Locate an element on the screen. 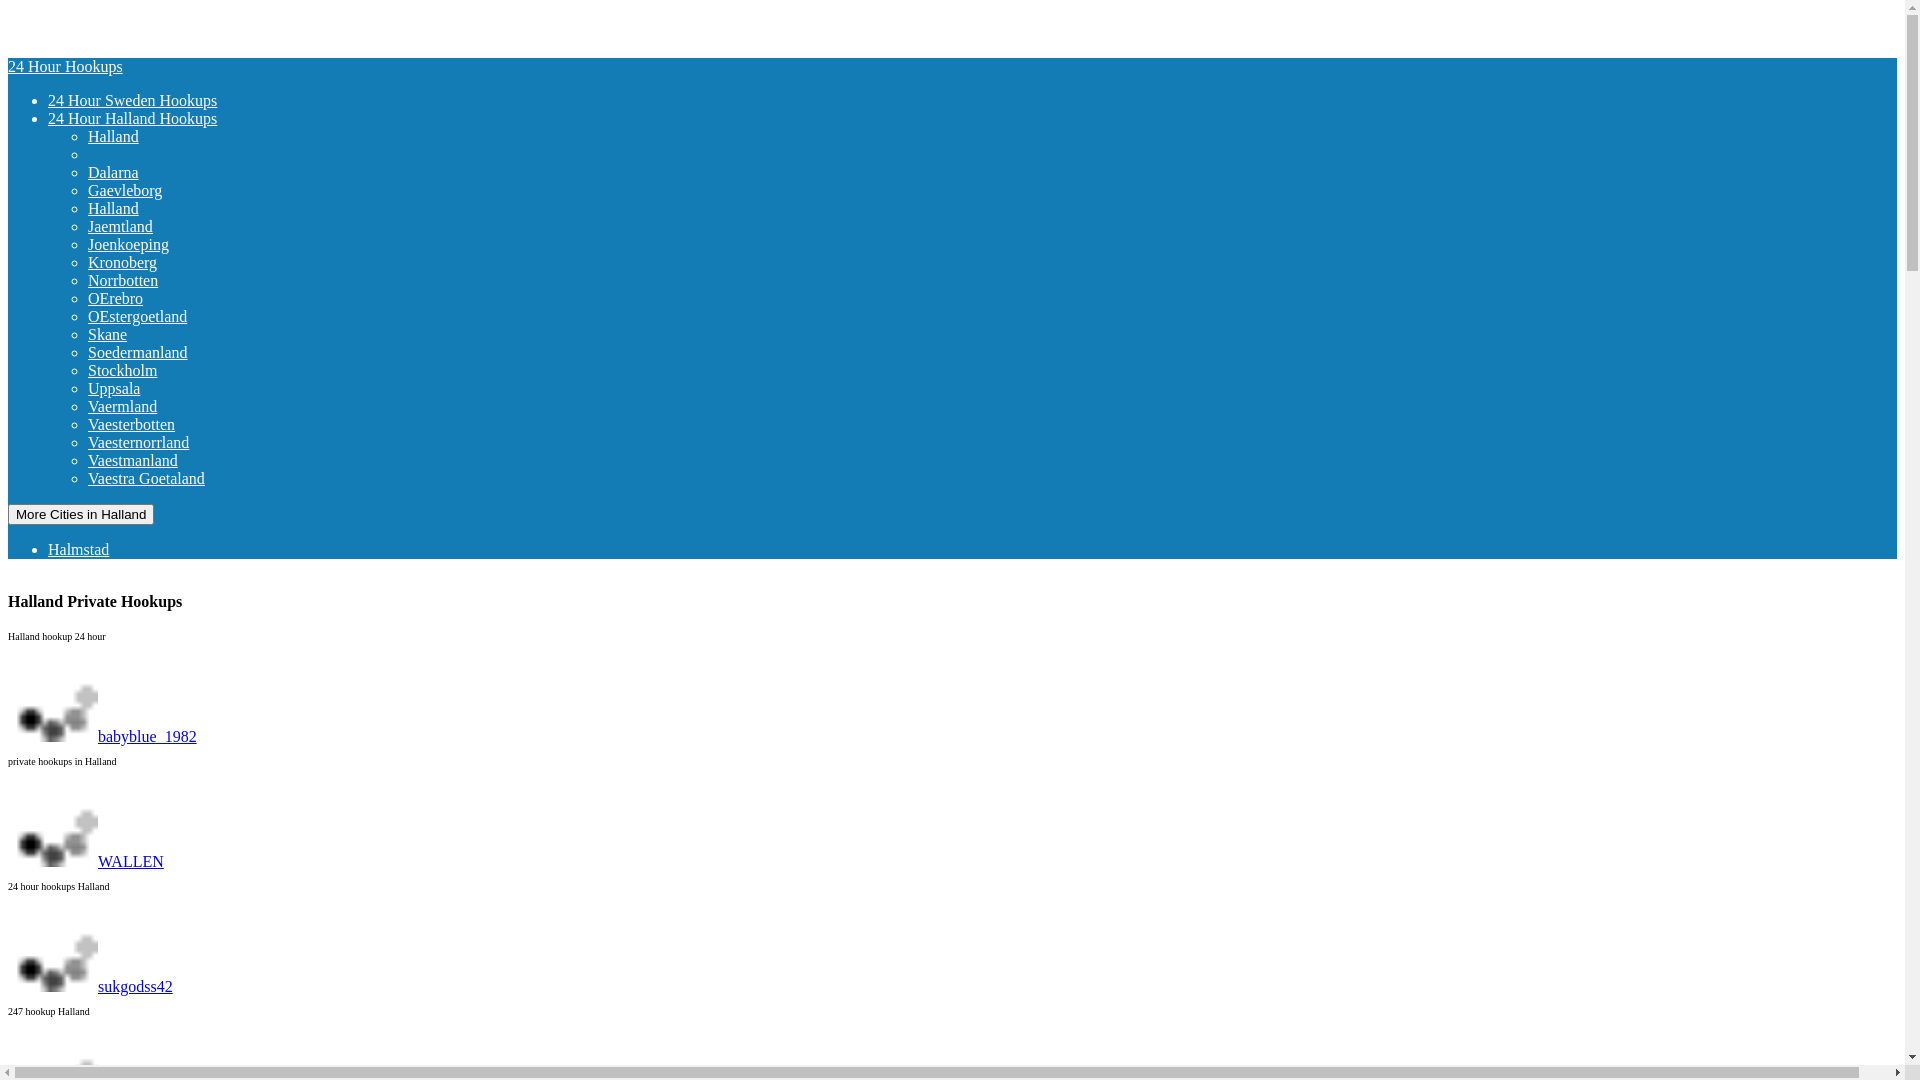  'OEstergoetland' is located at coordinates (172, 315).